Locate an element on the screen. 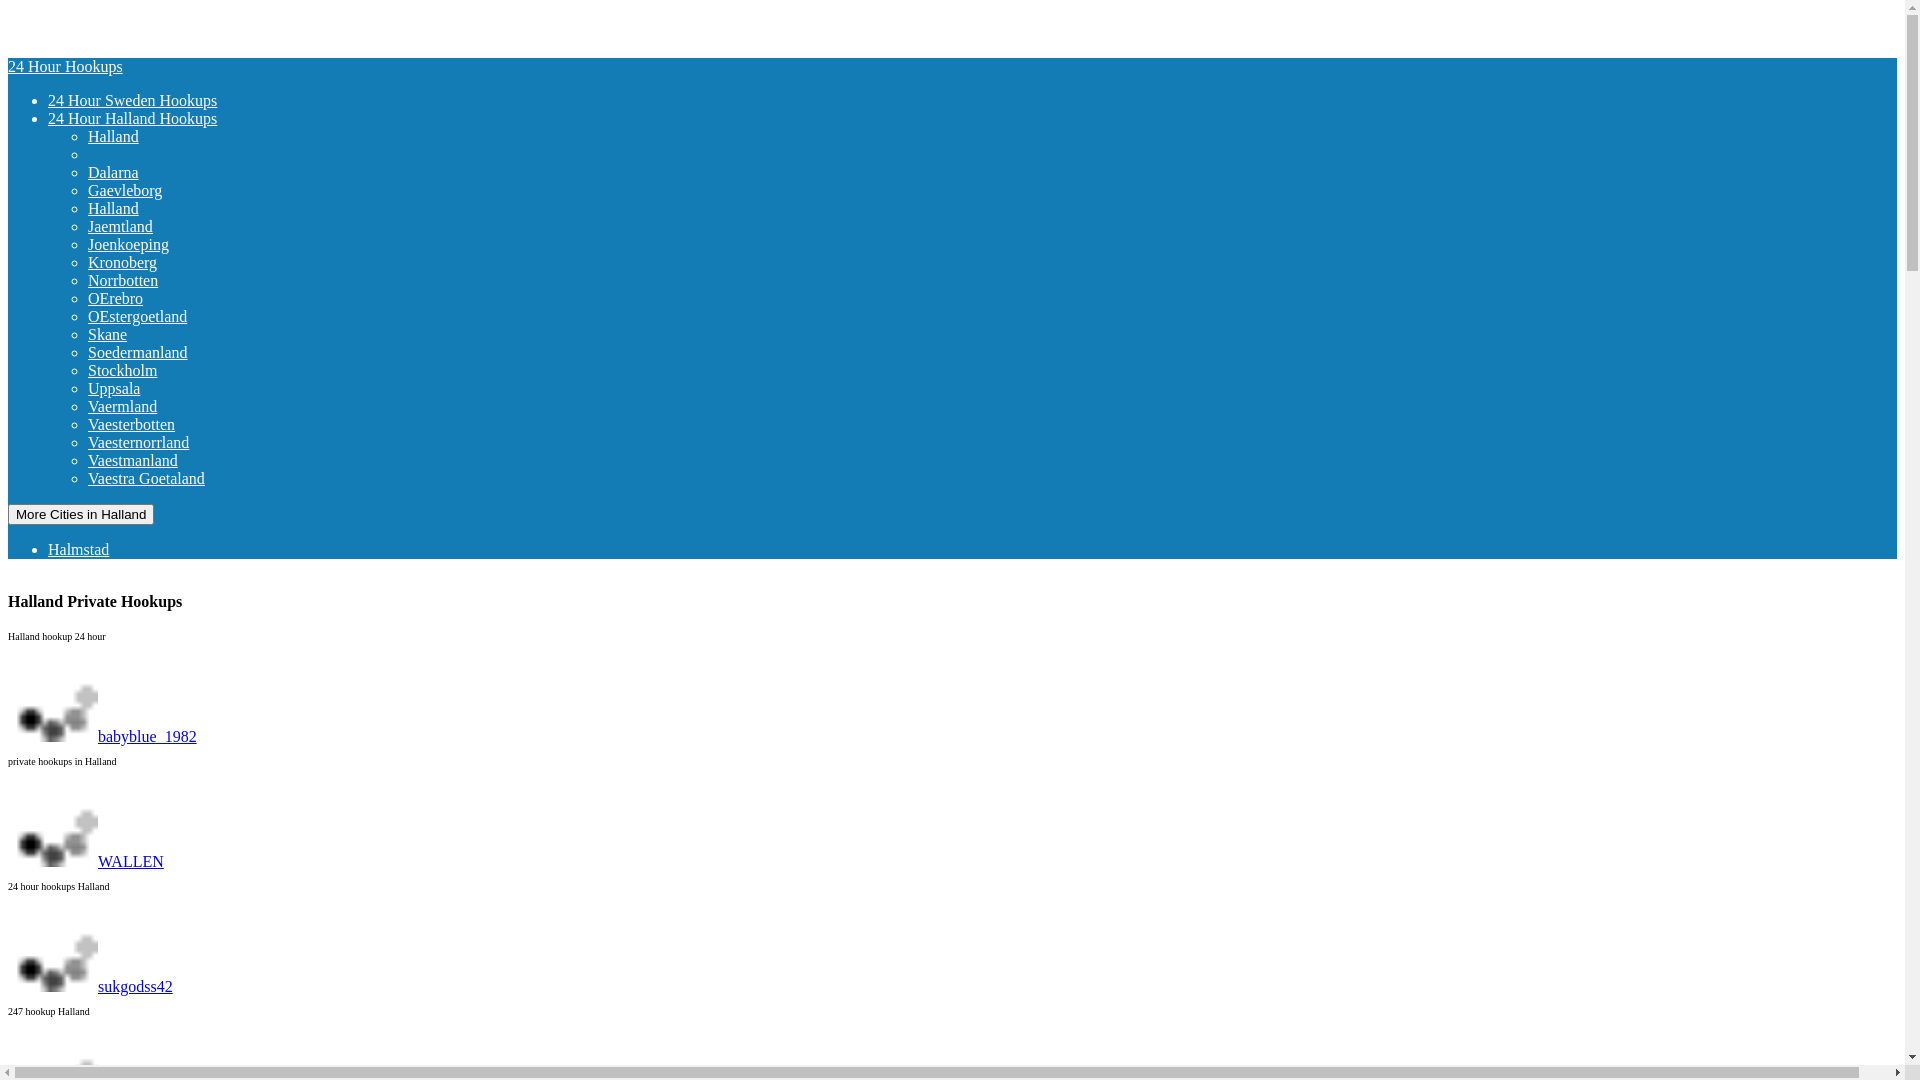  'OEstergoetland' is located at coordinates (172, 315).